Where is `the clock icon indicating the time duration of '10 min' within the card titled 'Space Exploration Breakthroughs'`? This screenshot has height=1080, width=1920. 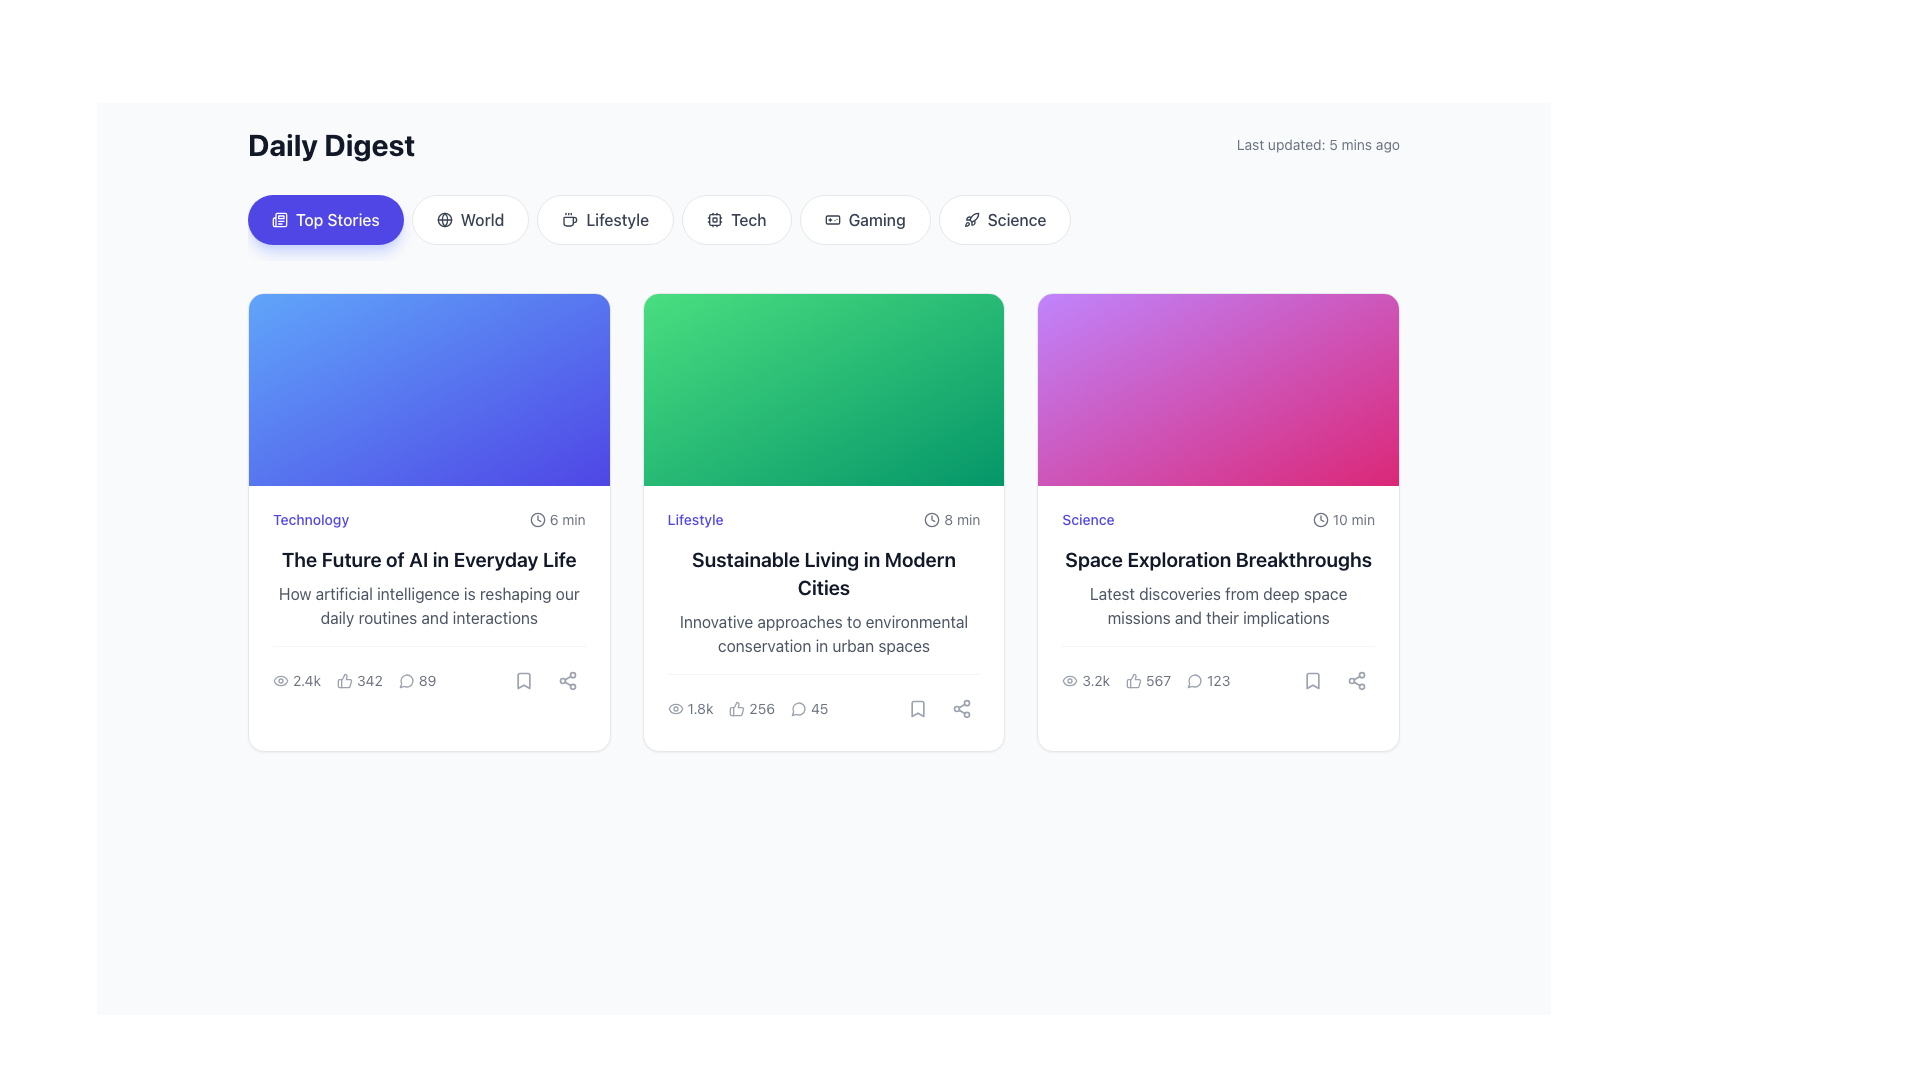
the clock icon indicating the time duration of '10 min' within the card titled 'Space Exploration Breakthroughs' is located at coordinates (1320, 519).